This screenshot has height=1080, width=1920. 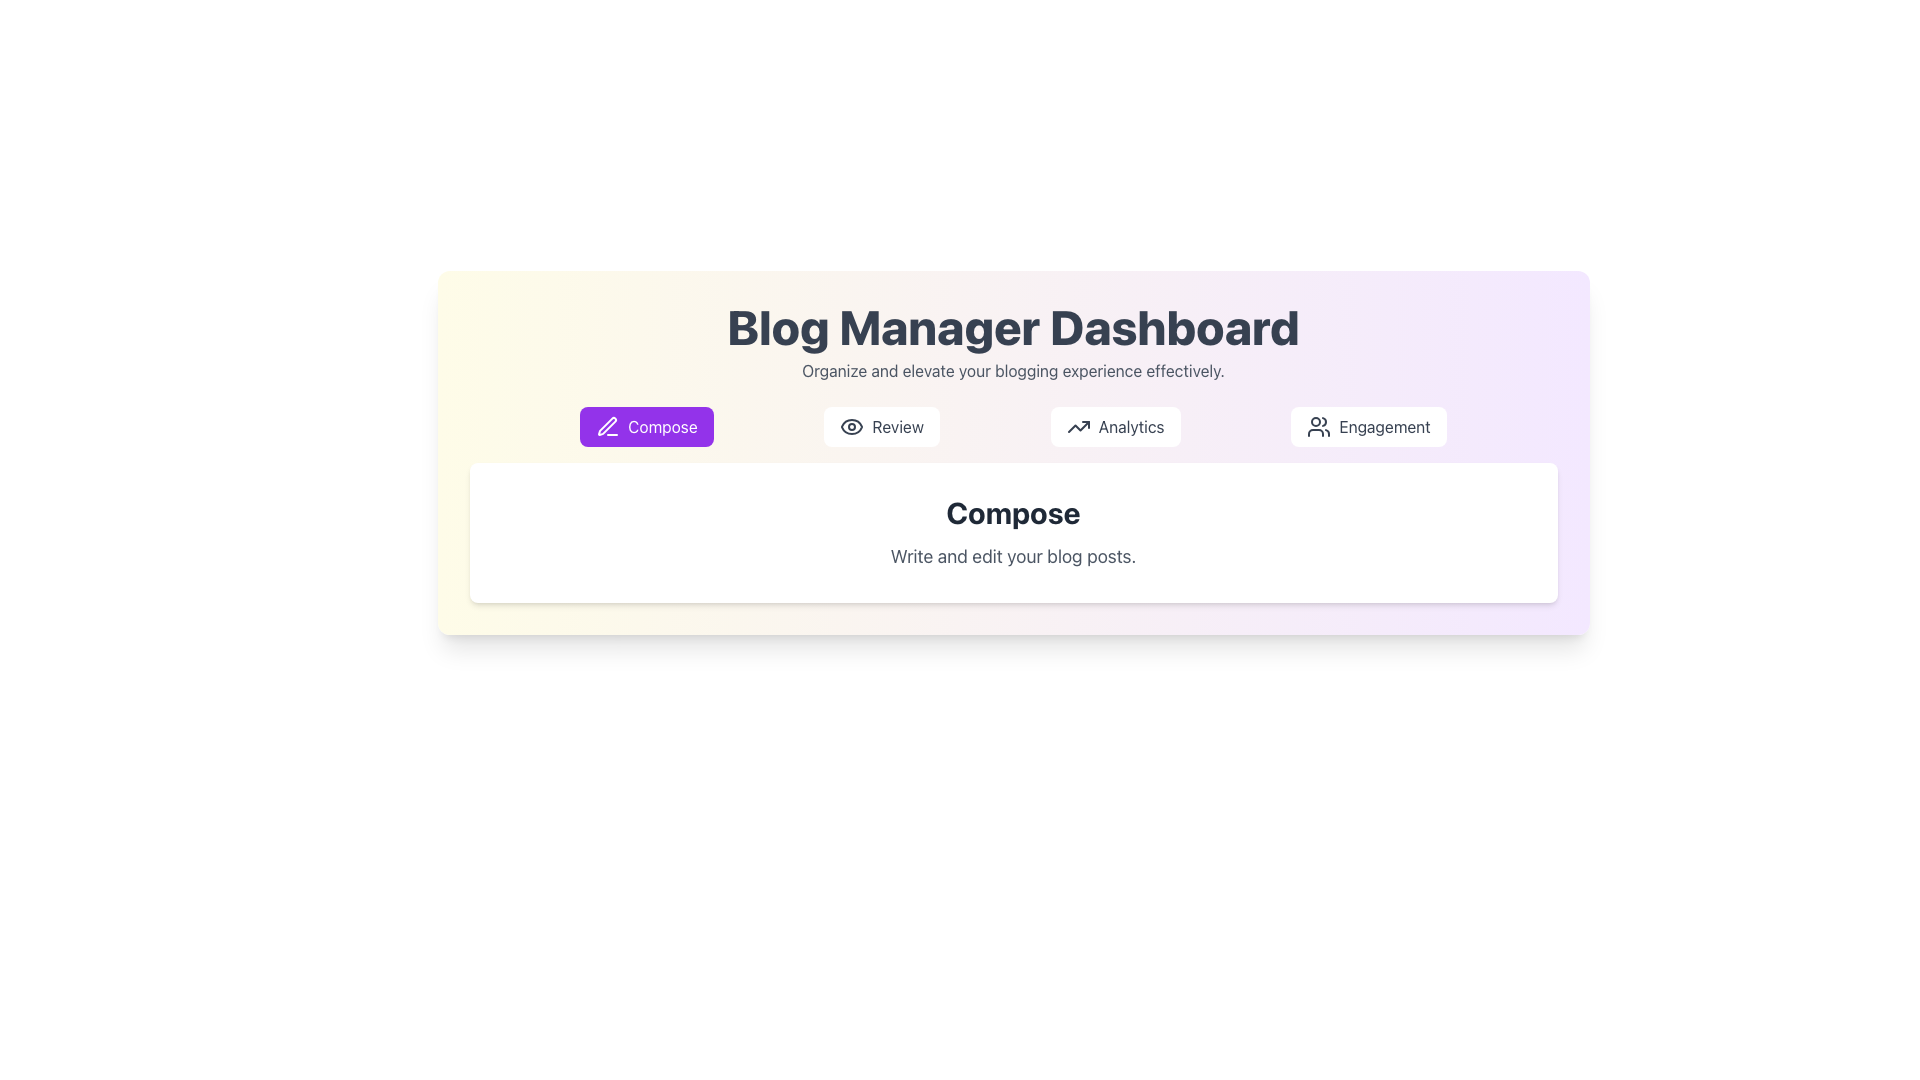 What do you see at coordinates (646, 426) in the screenshot?
I see `the 'Compose' button with a purple background and white text, which is the first button in the top-left section of the interface` at bounding box center [646, 426].